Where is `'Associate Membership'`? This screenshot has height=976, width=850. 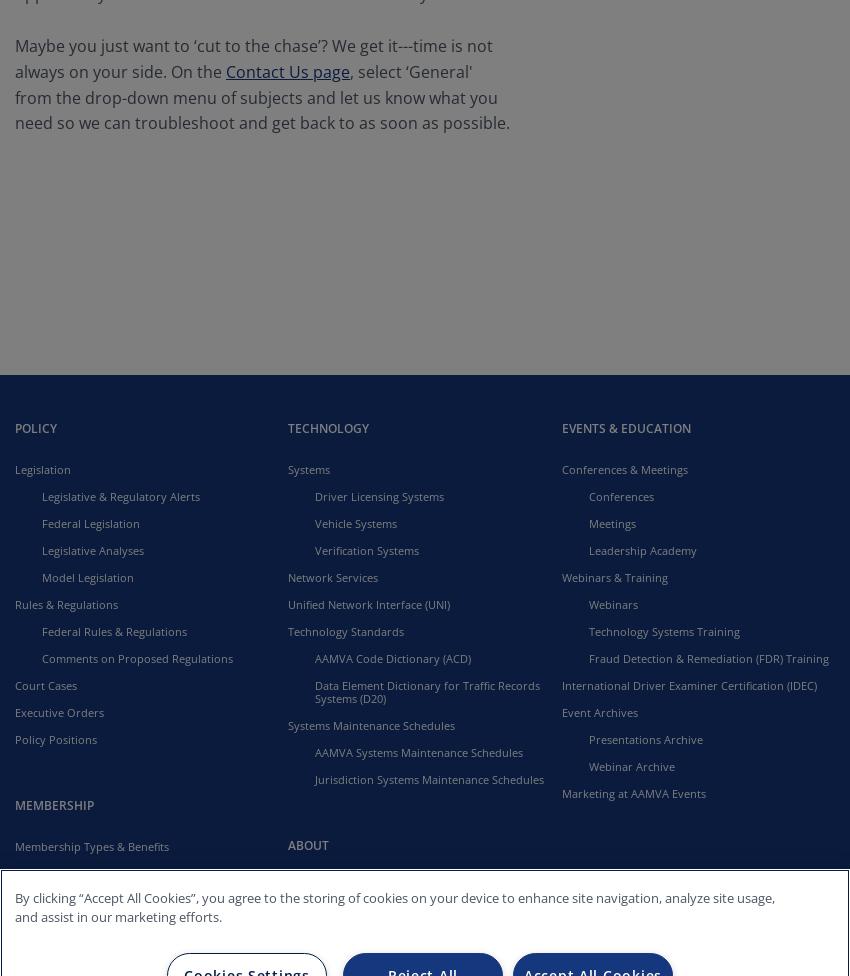
'Associate Membership' is located at coordinates (99, 898).